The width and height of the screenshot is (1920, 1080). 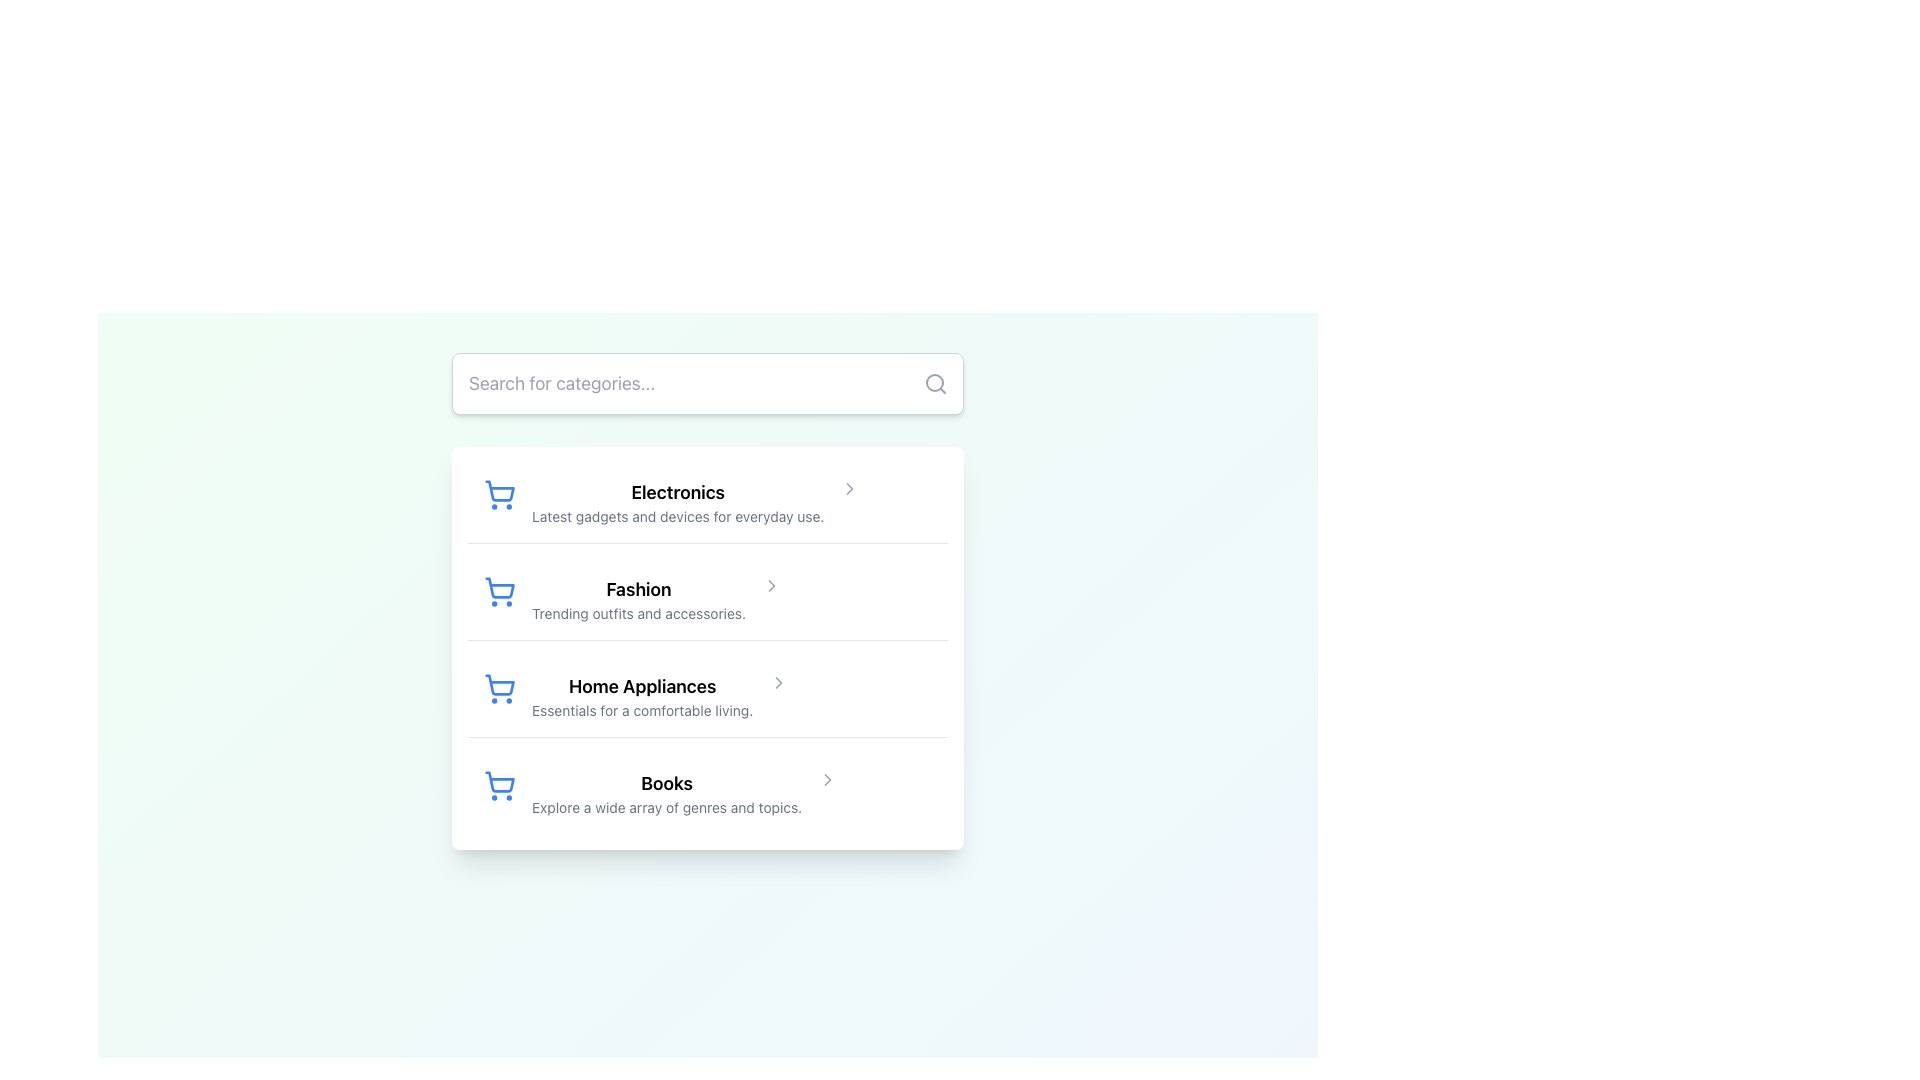 What do you see at coordinates (828, 778) in the screenshot?
I see `the navigable icon on the far right of the fourth row to redirect to the detailed view for the 'Books' category` at bounding box center [828, 778].